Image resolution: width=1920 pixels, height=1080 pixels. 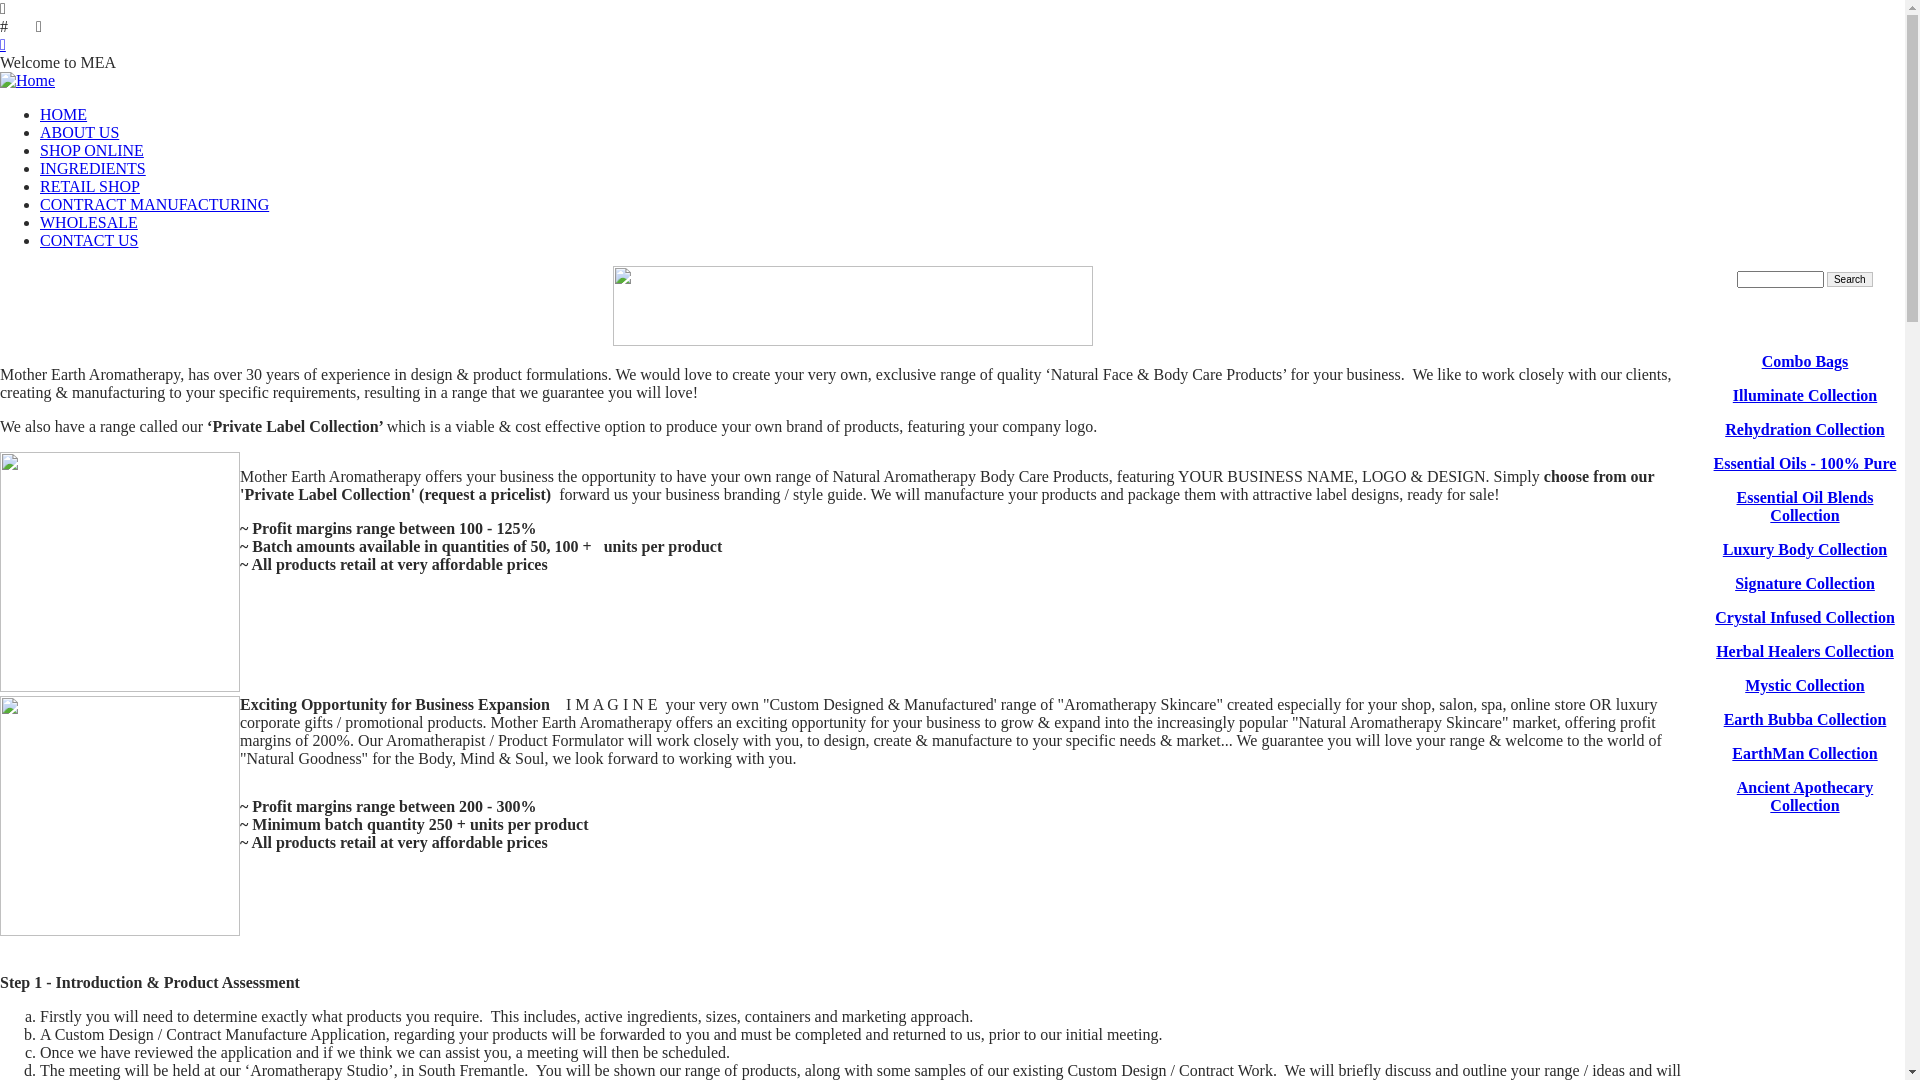 I want to click on 'Herbal Healers Collection', so click(x=1804, y=651).